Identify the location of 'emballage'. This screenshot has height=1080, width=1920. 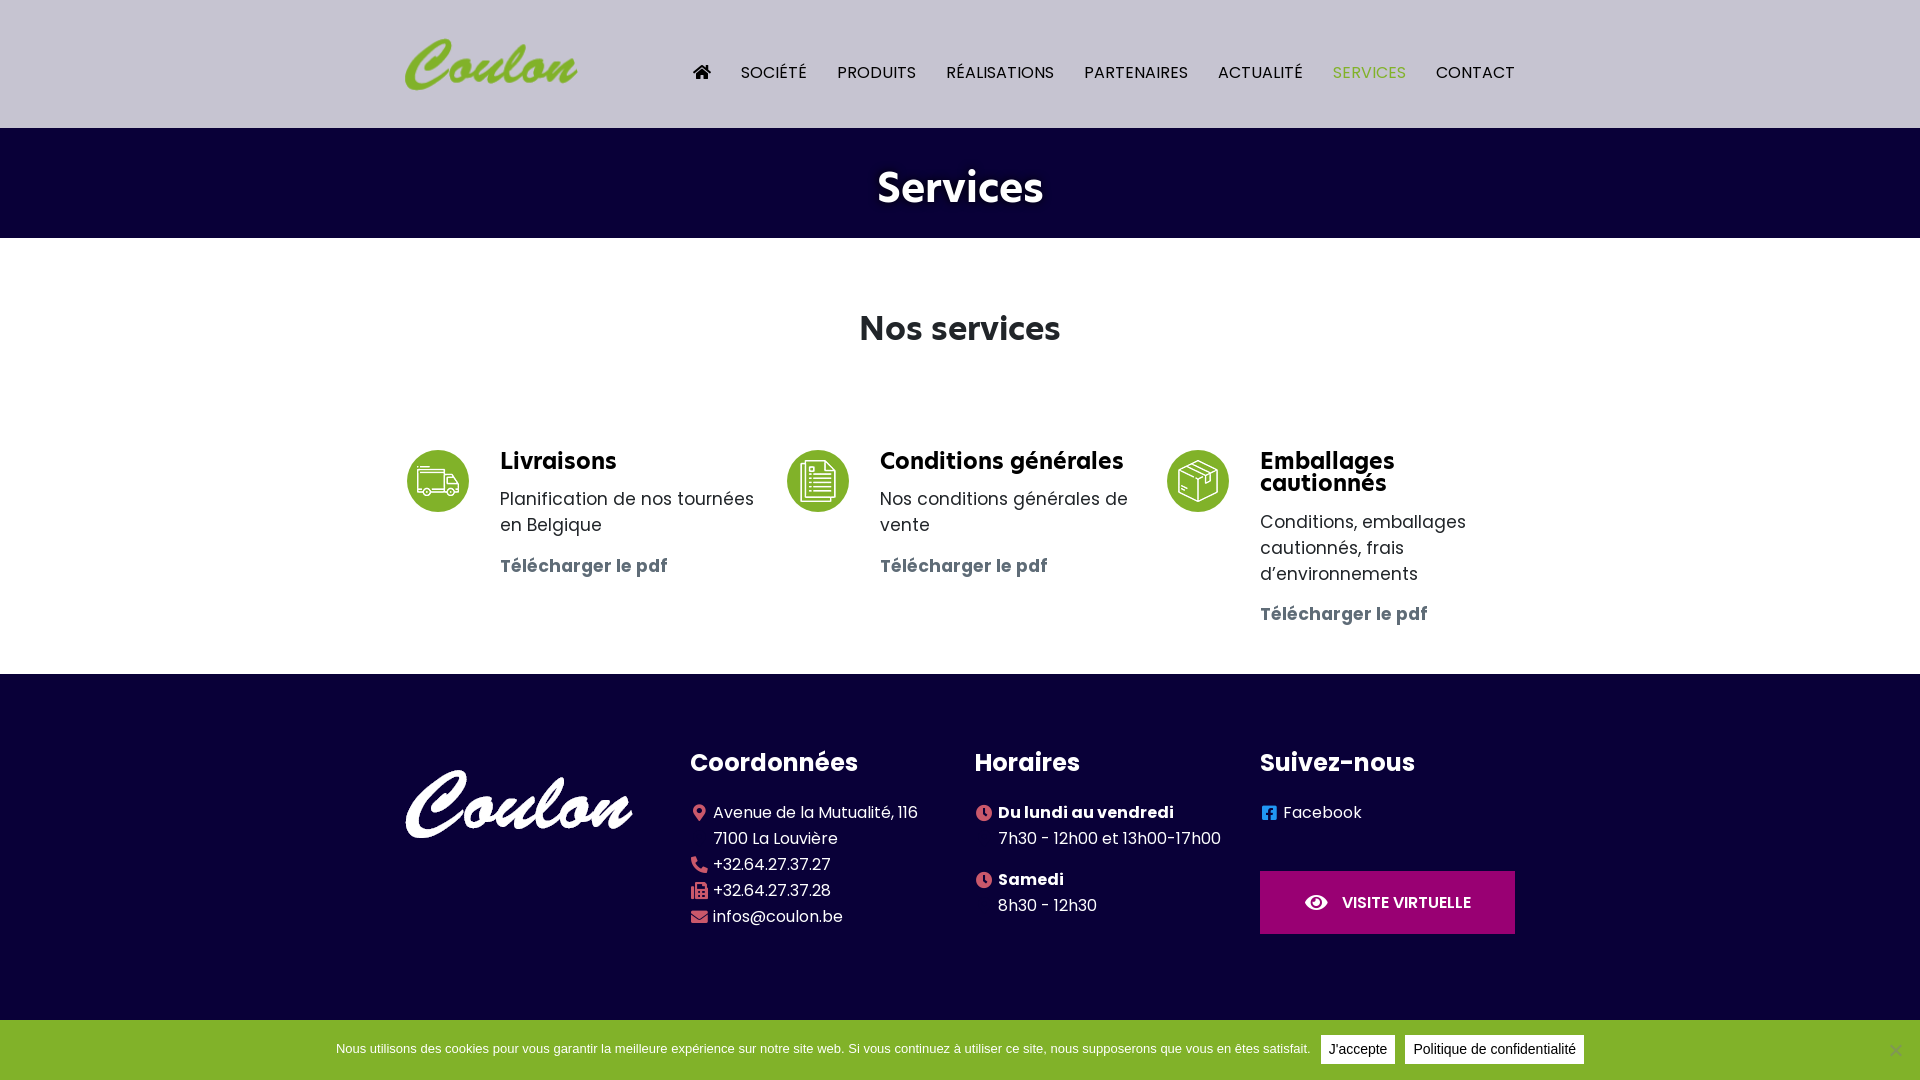
(1196, 481).